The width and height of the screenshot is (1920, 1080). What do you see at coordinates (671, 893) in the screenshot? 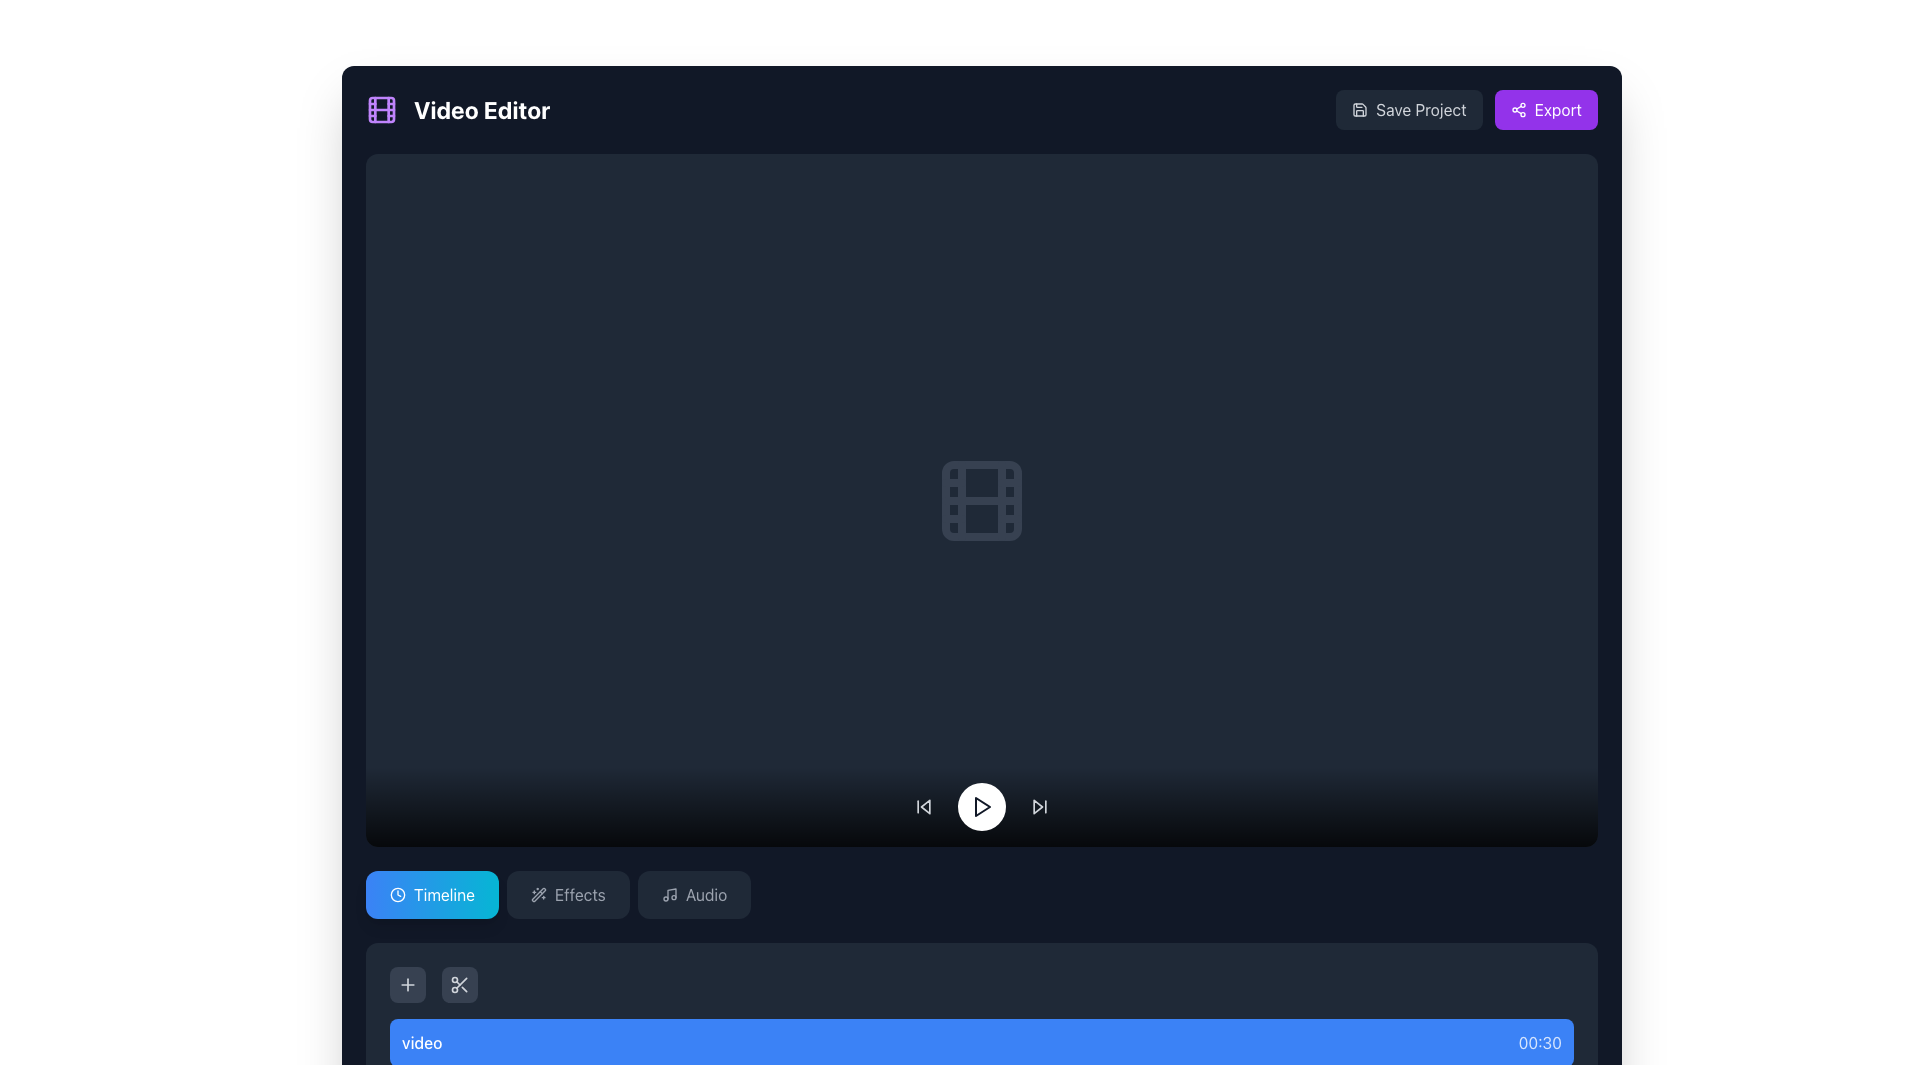
I see `the vertical line portion of the music icon located on the bottom interface bar` at bounding box center [671, 893].